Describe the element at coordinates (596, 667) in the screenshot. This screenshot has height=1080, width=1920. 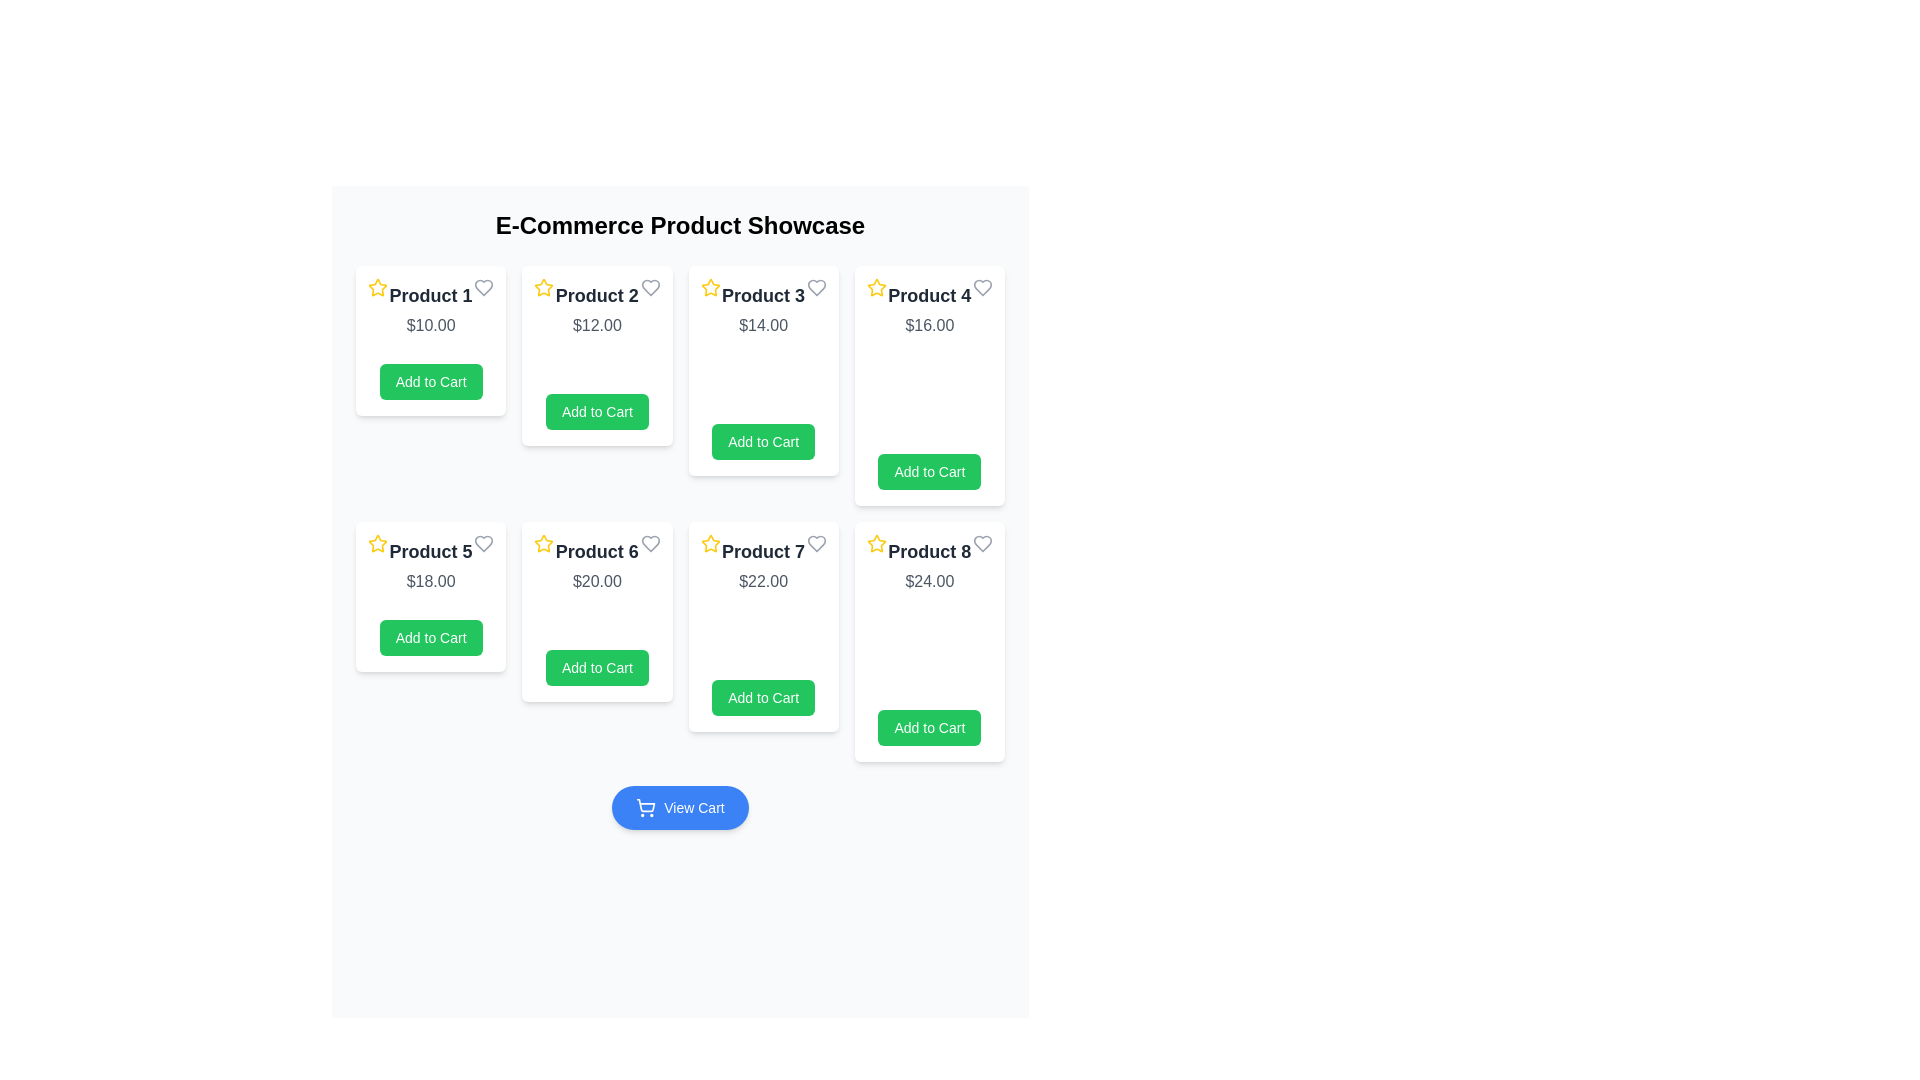
I see `the button` at that location.